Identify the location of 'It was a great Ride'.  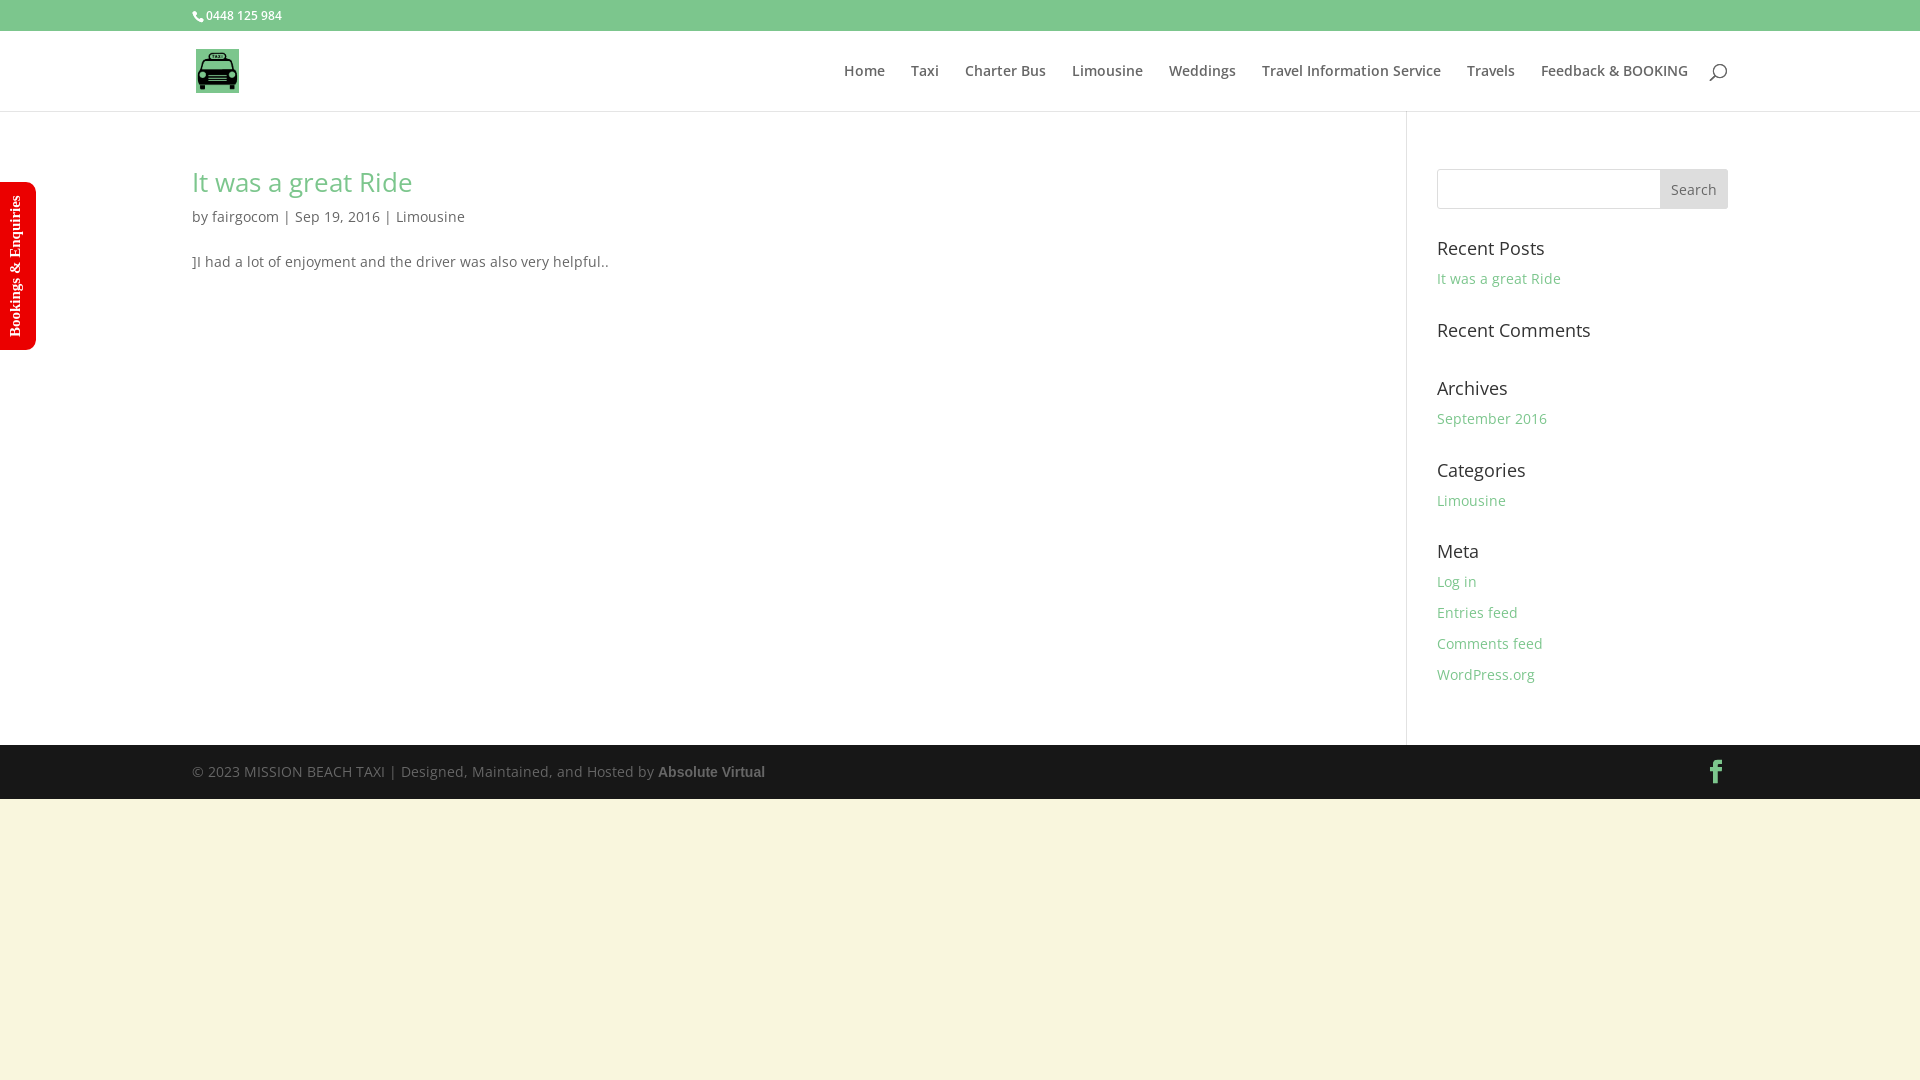
(301, 181).